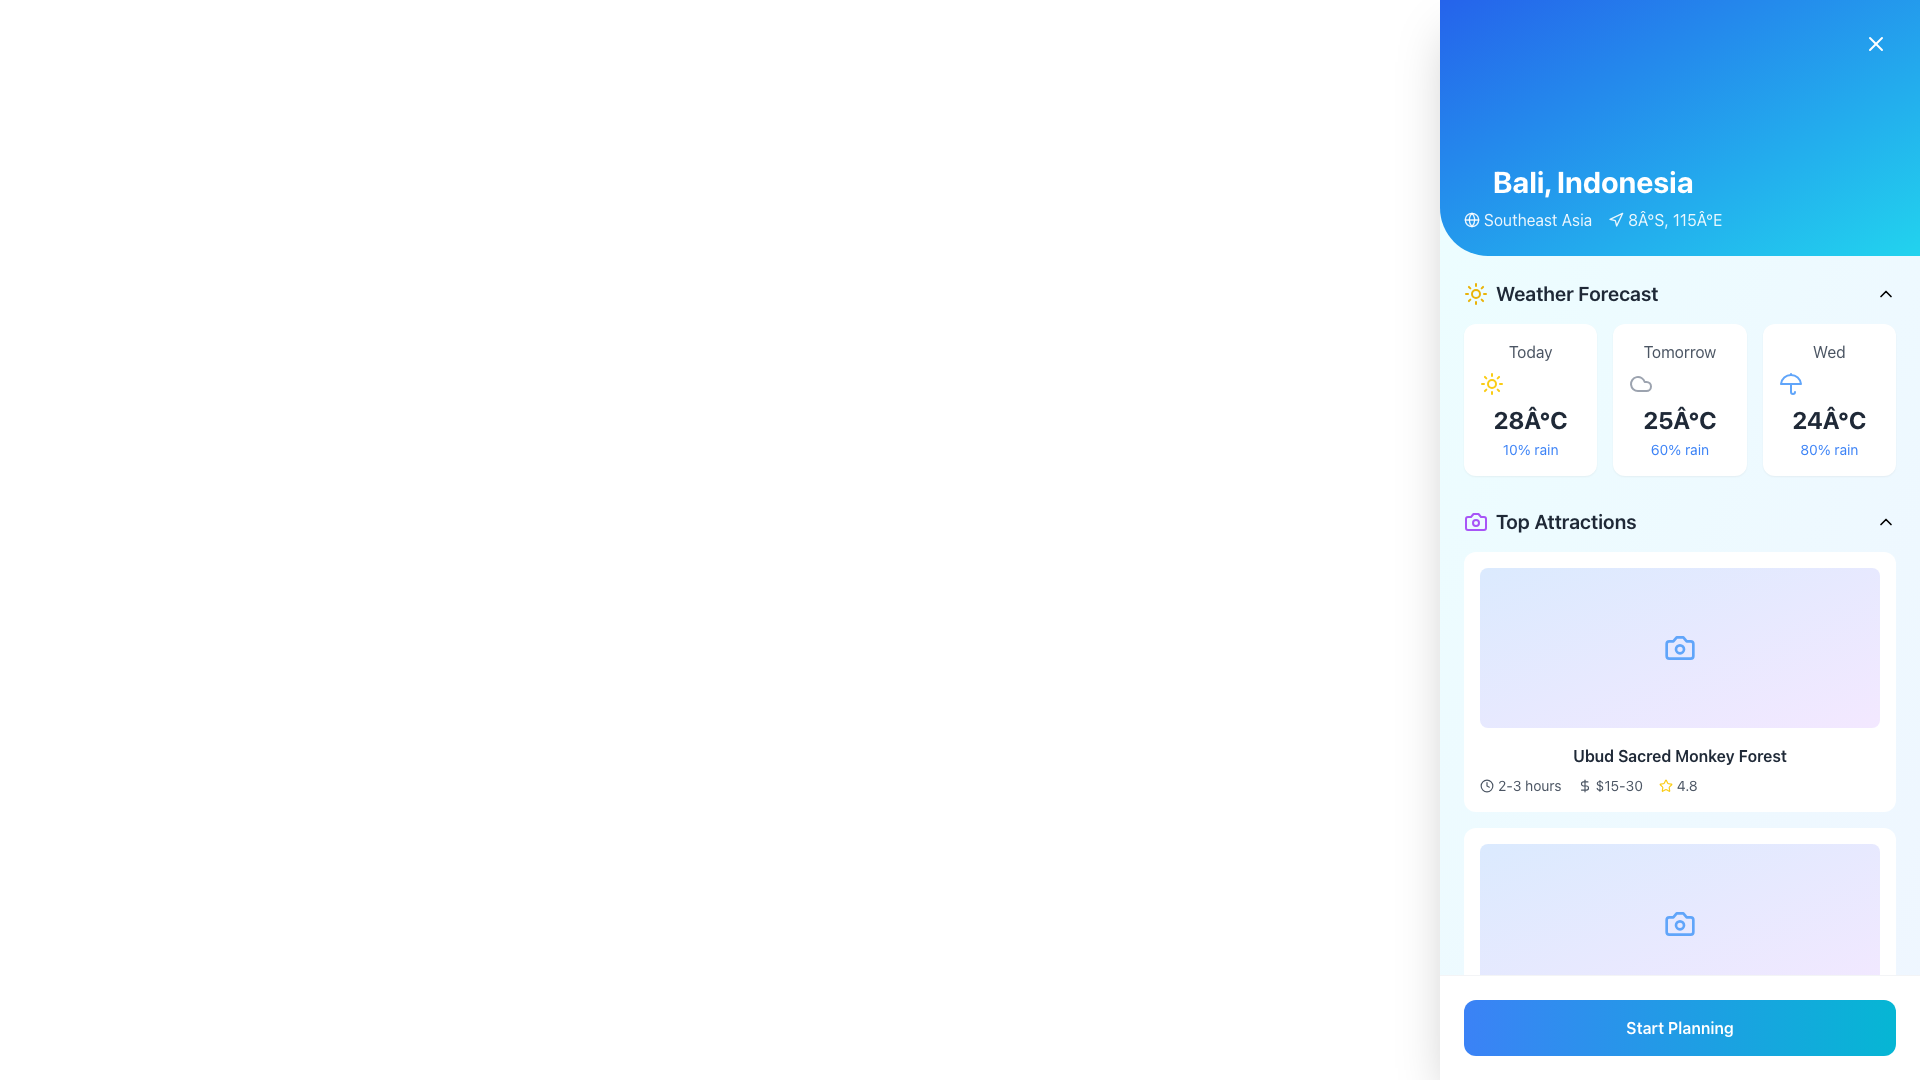  What do you see at coordinates (1592, 181) in the screenshot?
I see `prominently styled text 'Bali, Indonesia' located at the top of the geographic and weather information section` at bounding box center [1592, 181].